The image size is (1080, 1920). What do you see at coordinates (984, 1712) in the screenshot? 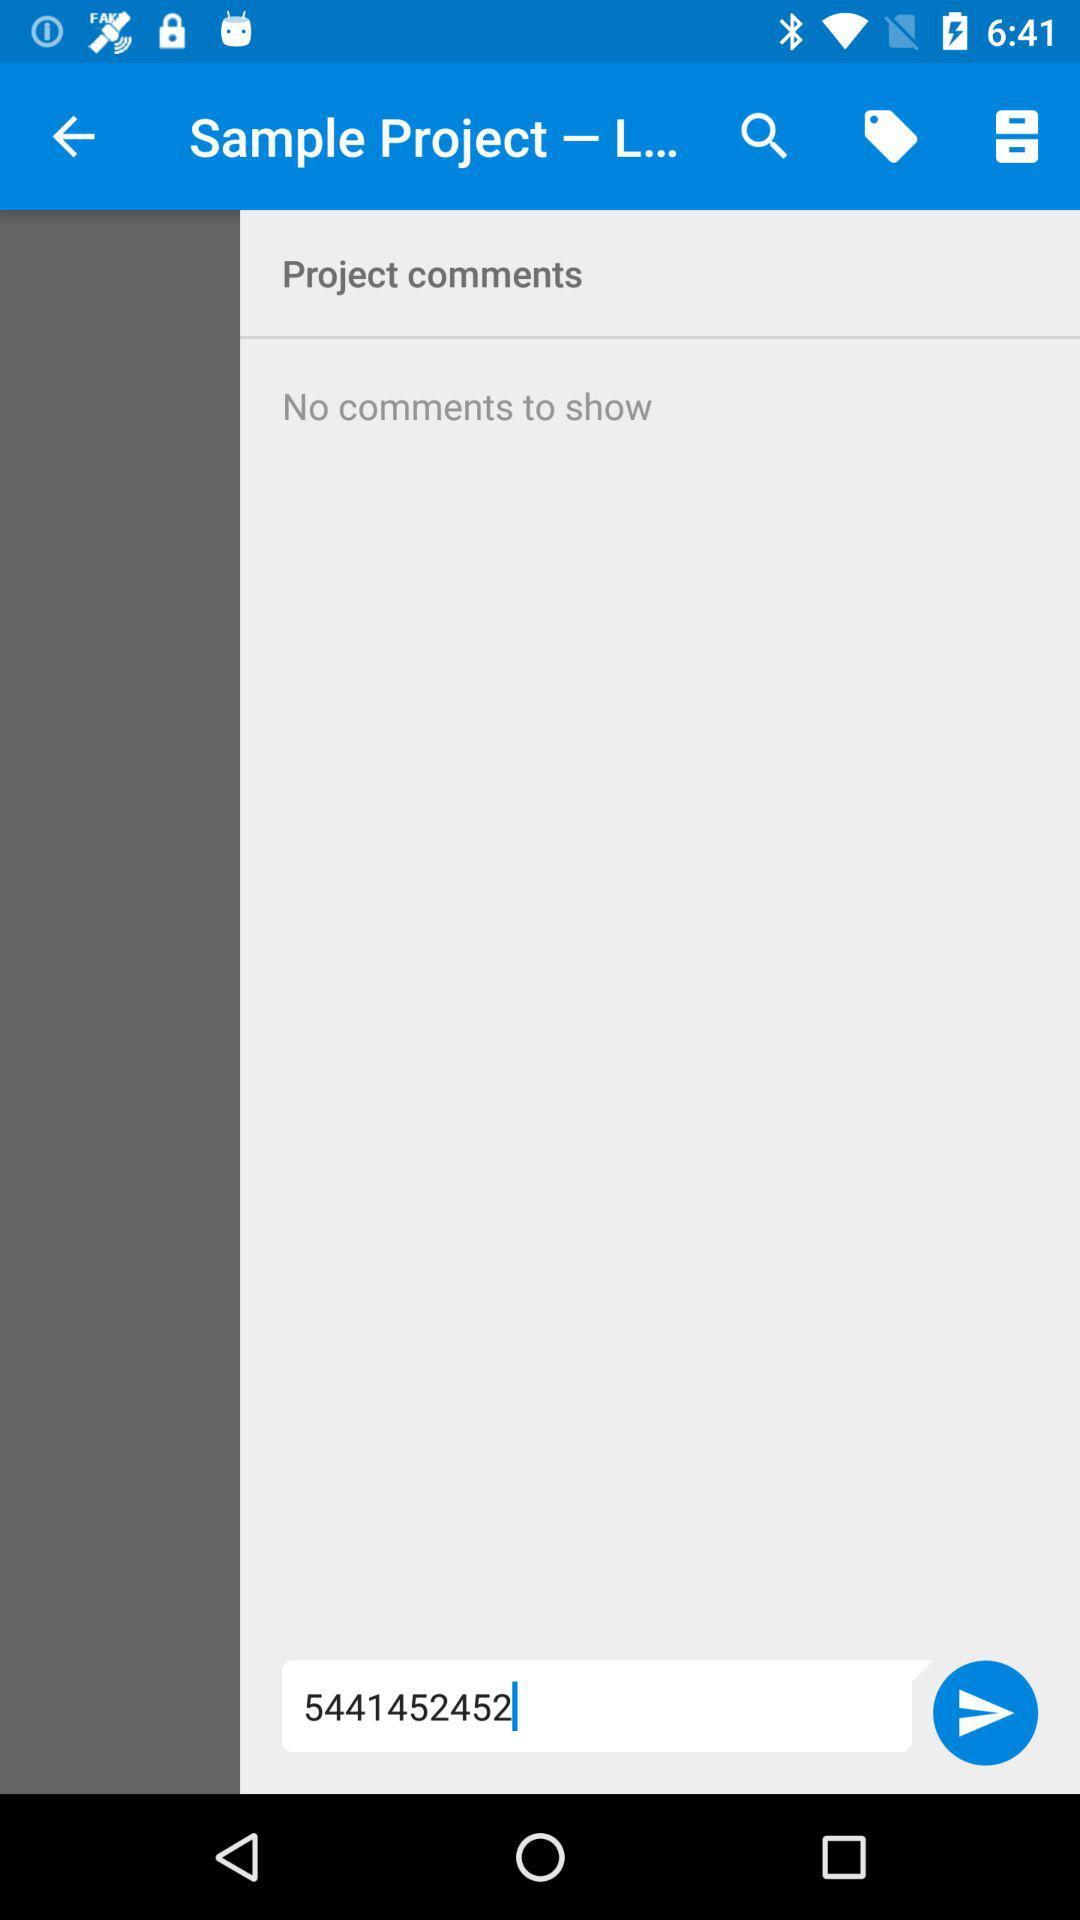
I see `the arrow which is next to the text field` at bounding box center [984, 1712].